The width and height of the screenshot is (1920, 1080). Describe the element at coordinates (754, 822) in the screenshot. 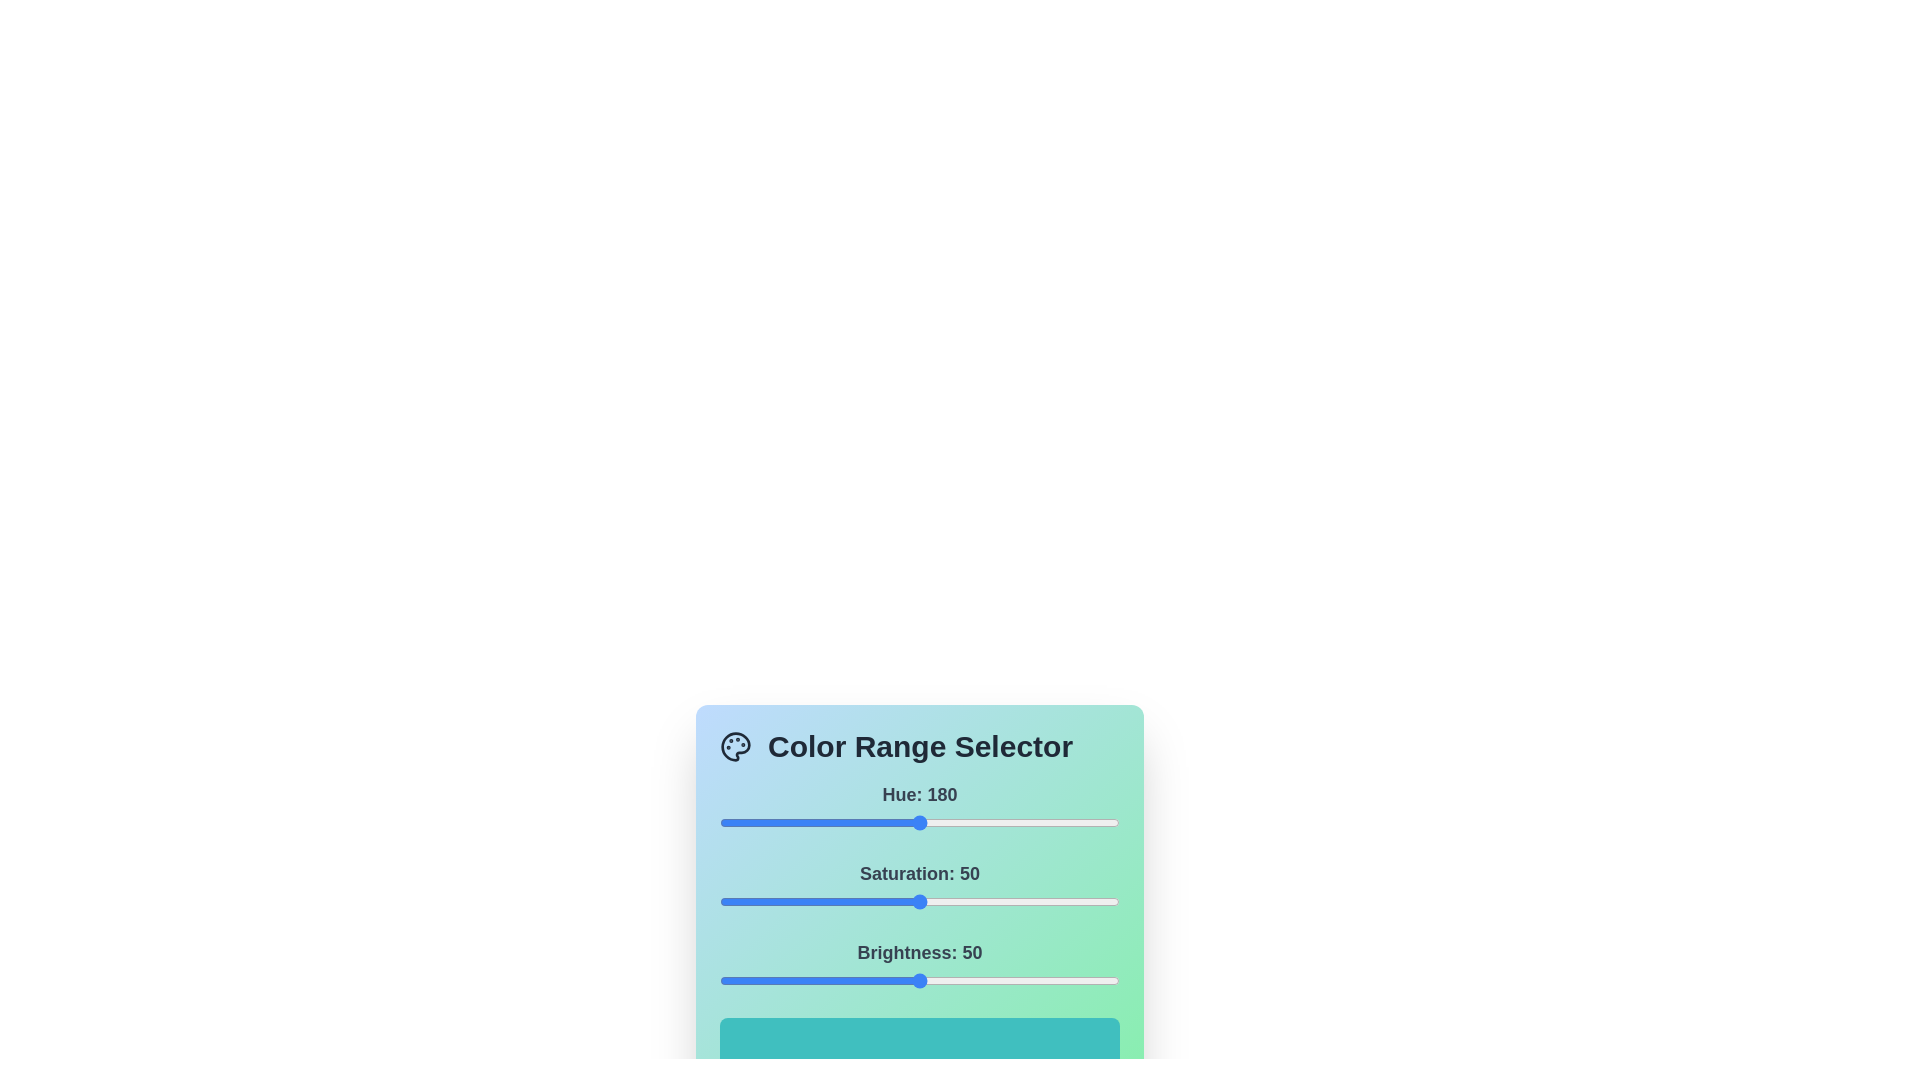

I see `the 0 slider to 32` at that location.